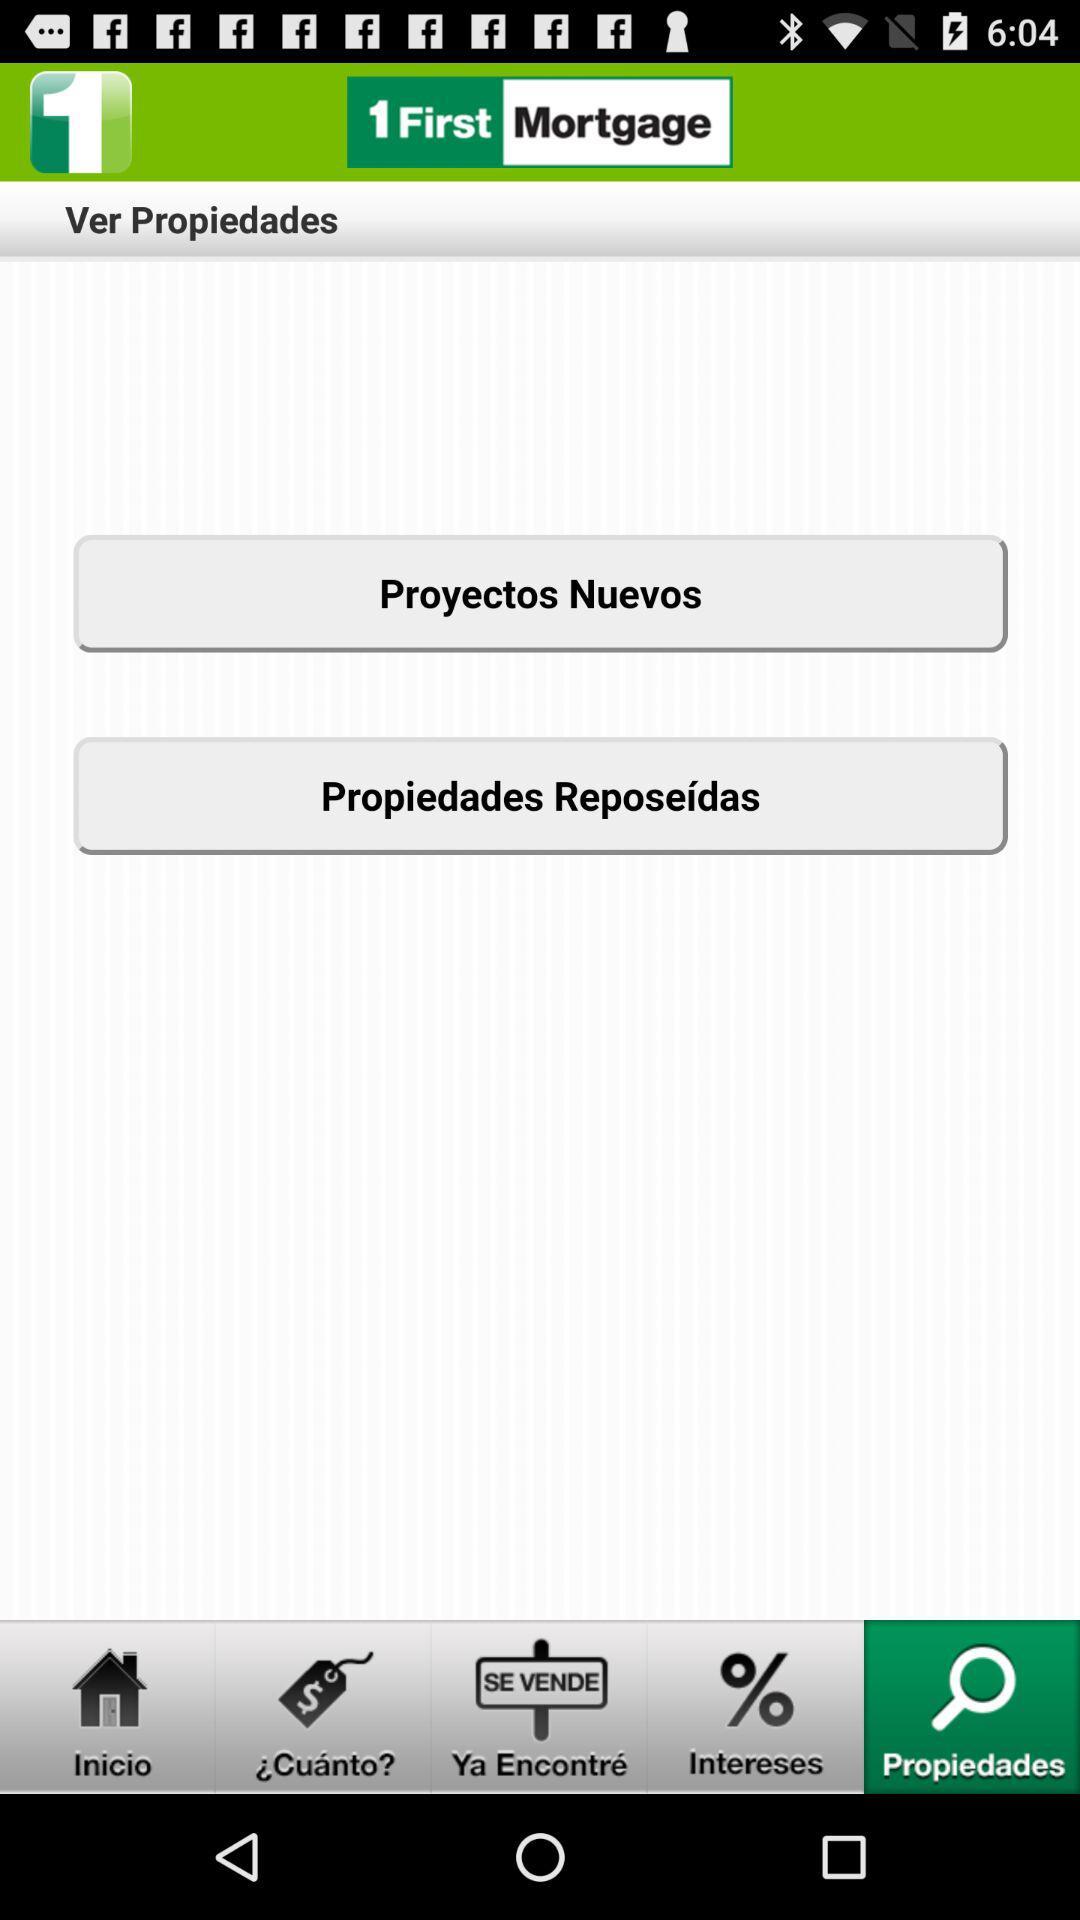 The width and height of the screenshot is (1080, 1920). What do you see at coordinates (540, 1706) in the screenshot?
I see `ya encontre` at bounding box center [540, 1706].